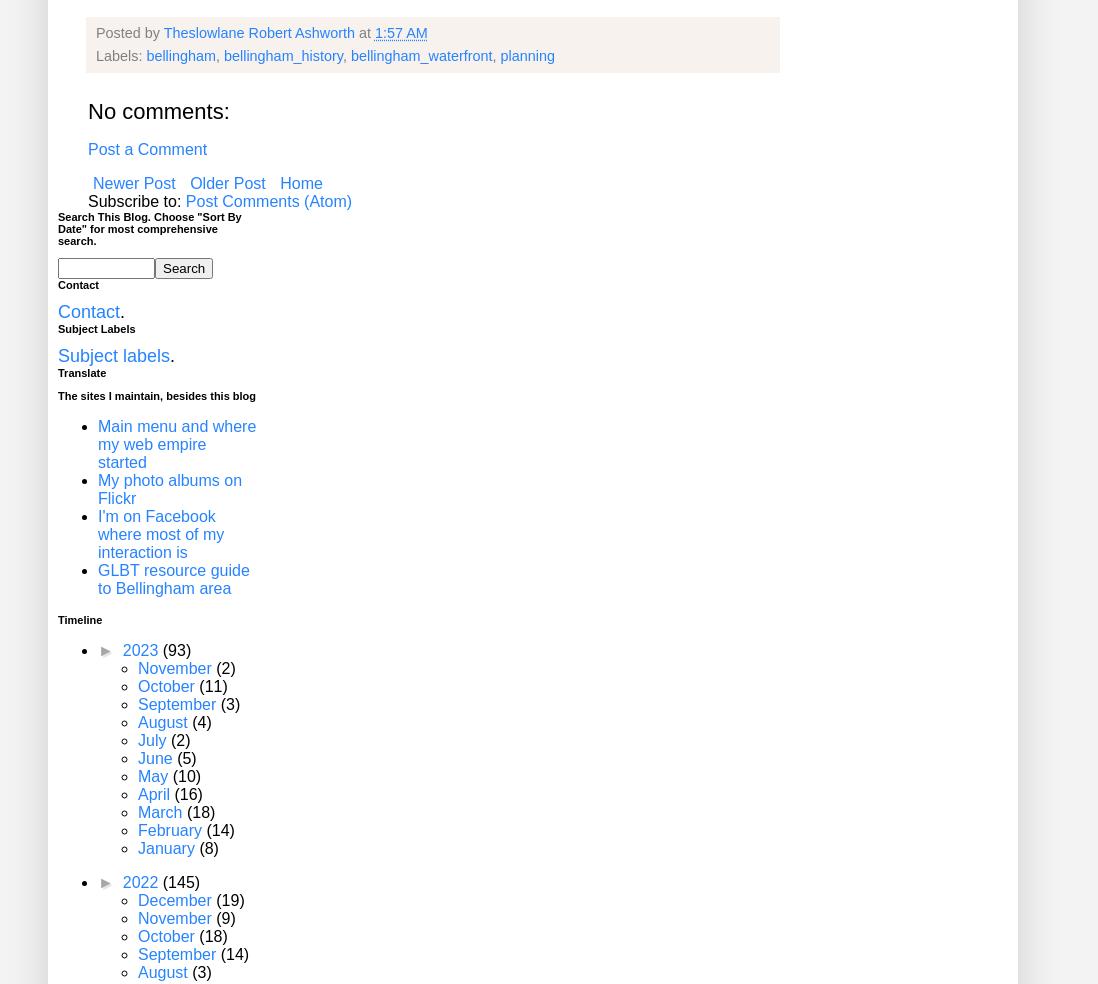 The image size is (1098, 984). I want to click on 'Older Post', so click(226, 183).